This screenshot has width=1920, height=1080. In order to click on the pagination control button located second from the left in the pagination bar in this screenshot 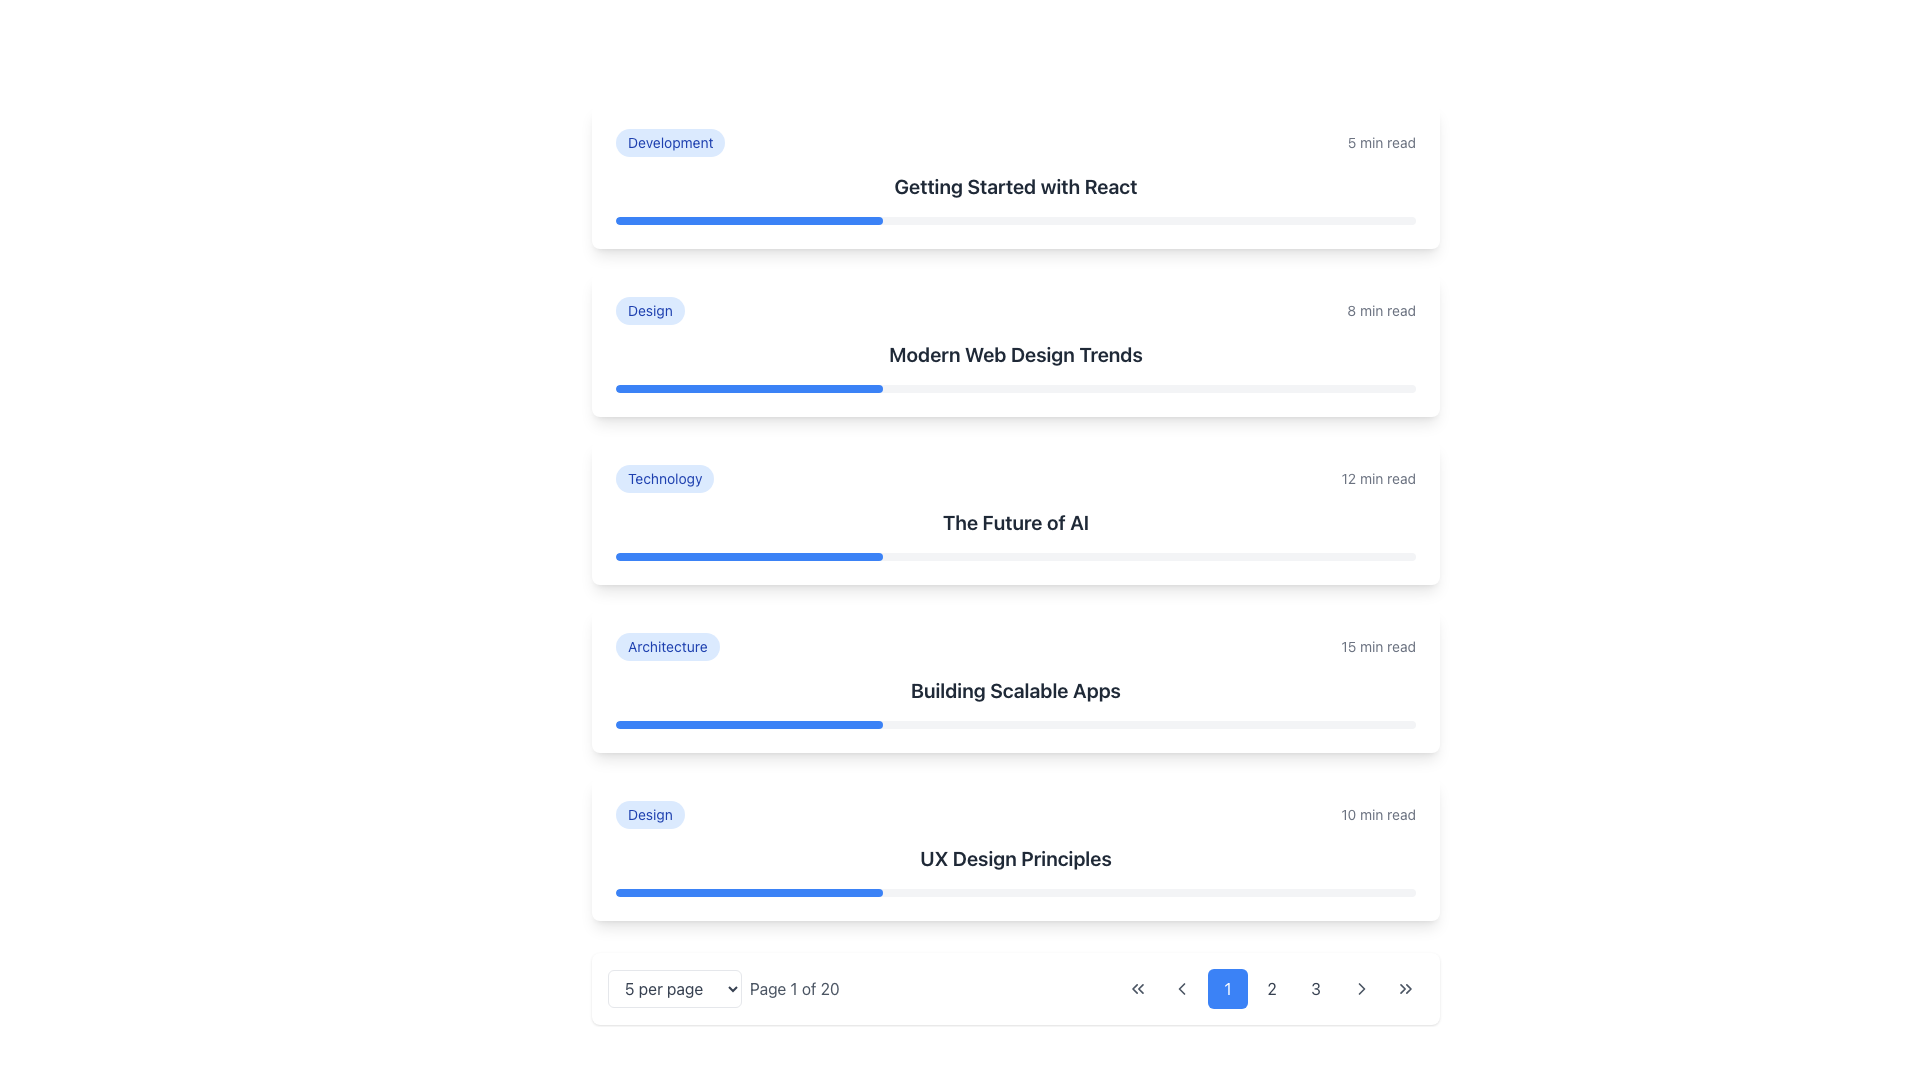, I will do `click(1181, 987)`.